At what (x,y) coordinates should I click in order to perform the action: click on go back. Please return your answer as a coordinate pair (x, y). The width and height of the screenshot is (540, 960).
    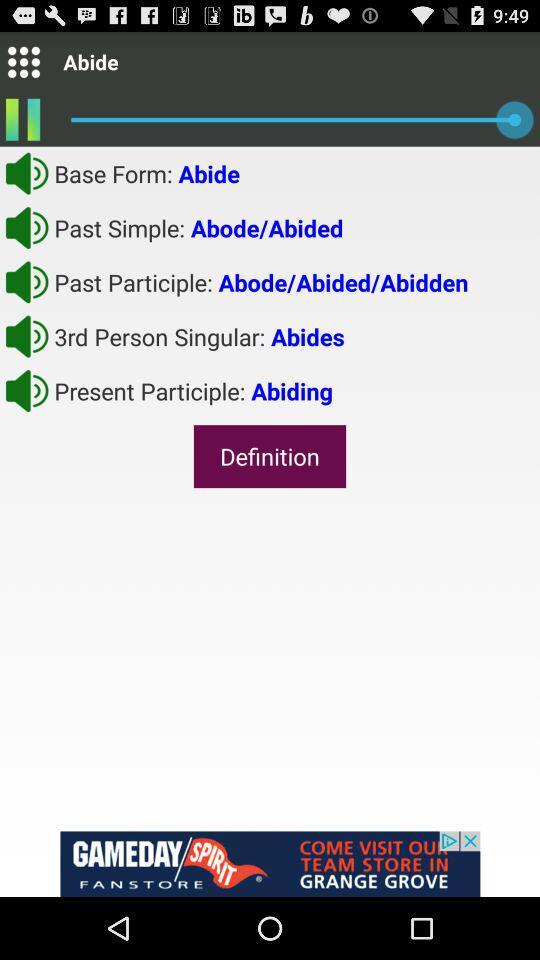
    Looking at the image, I should click on (26, 281).